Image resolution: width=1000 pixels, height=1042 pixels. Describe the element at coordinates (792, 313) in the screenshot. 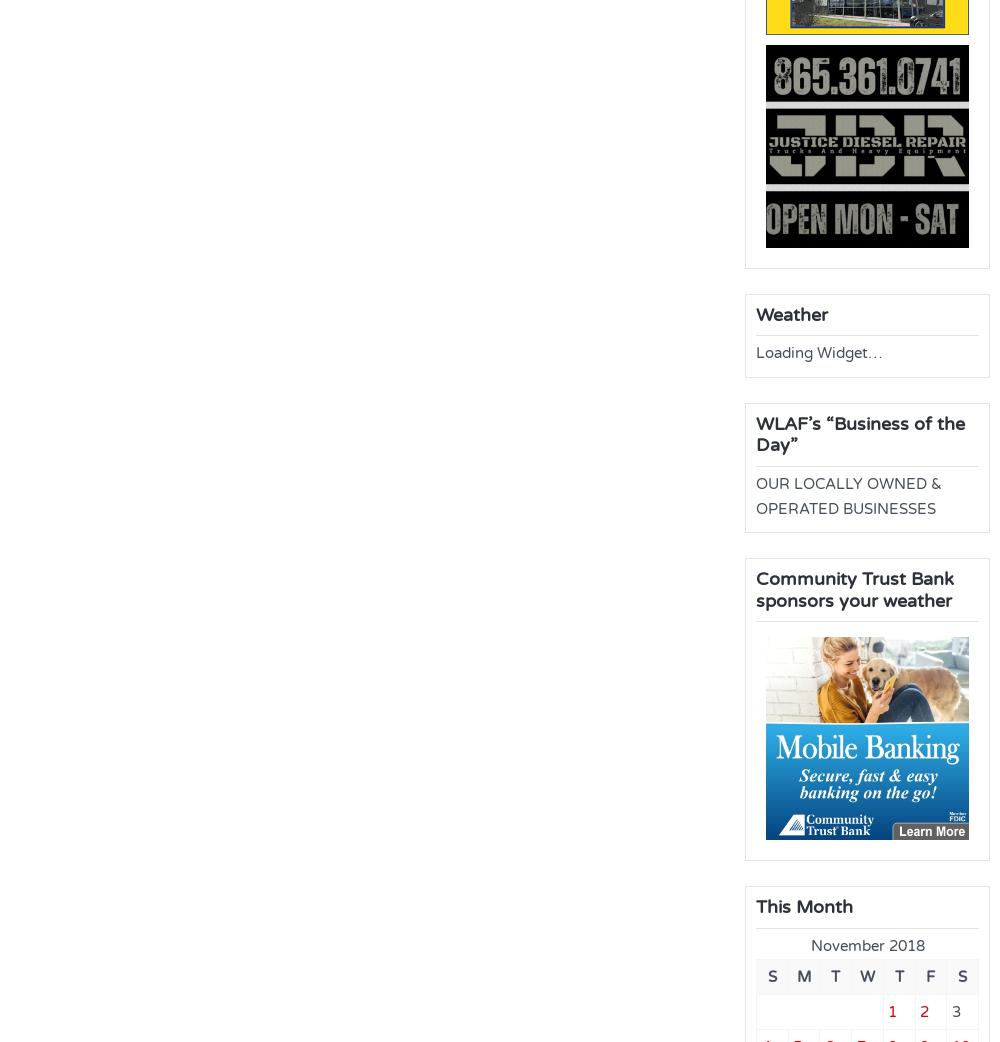

I see `'Weather'` at that location.